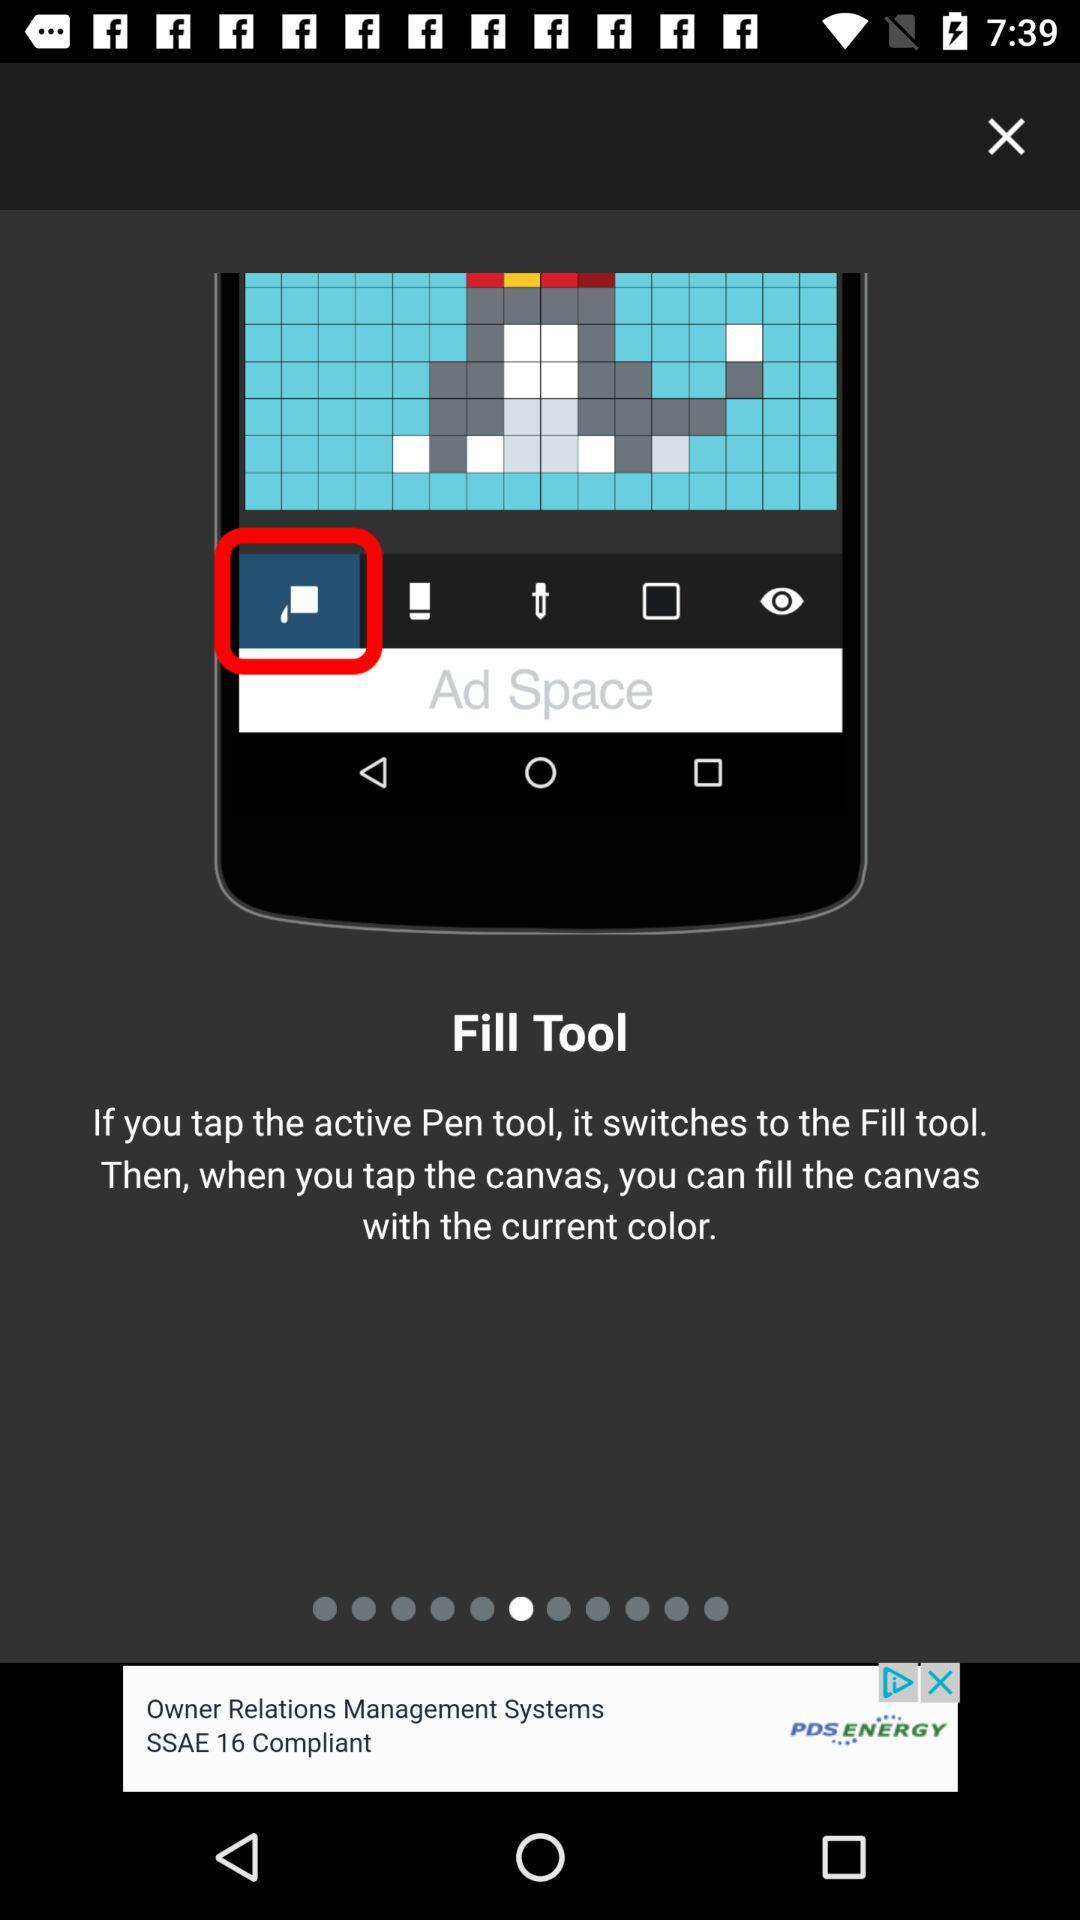 The image size is (1080, 1920). Describe the element at coordinates (540, 1727) in the screenshot. I see `advertisement` at that location.